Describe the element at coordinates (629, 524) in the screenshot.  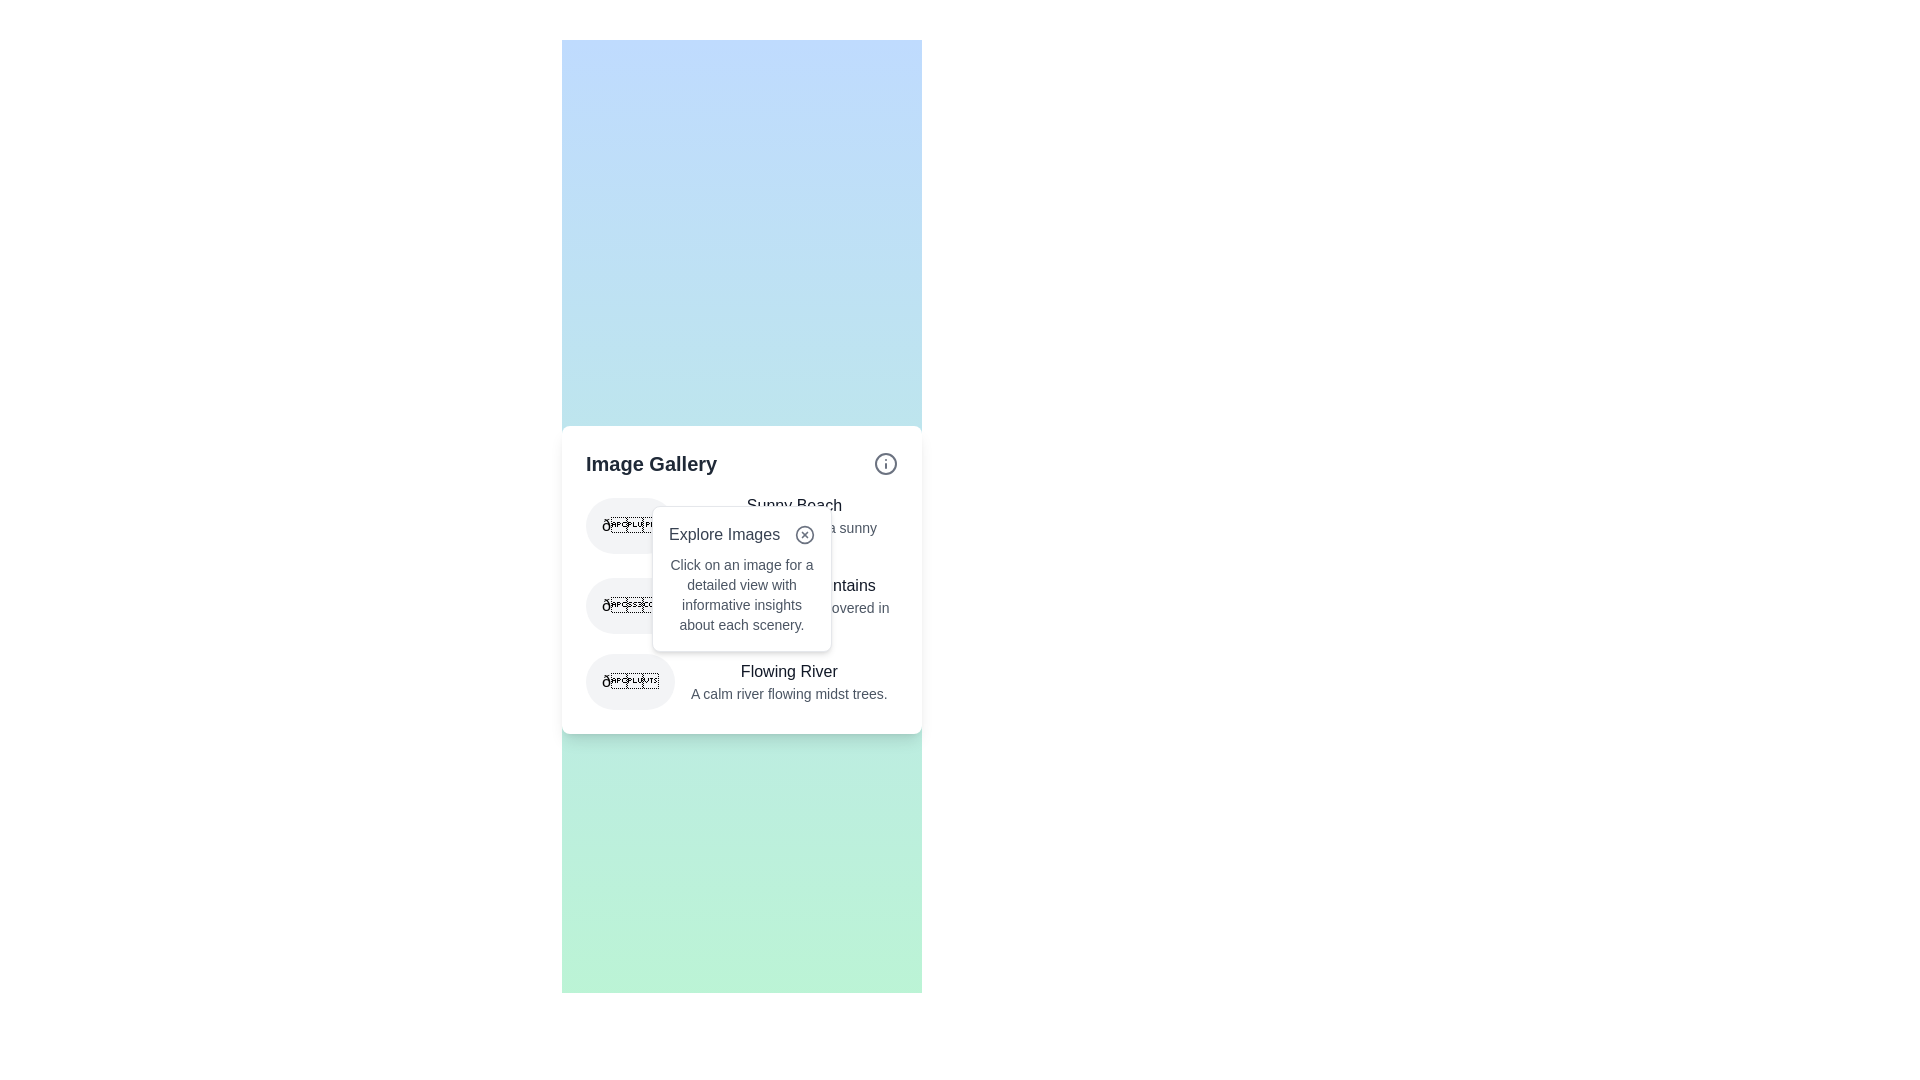
I see `the 'Sunny Beach' icon, which is located on the left side of the text description in the gallery component` at that location.